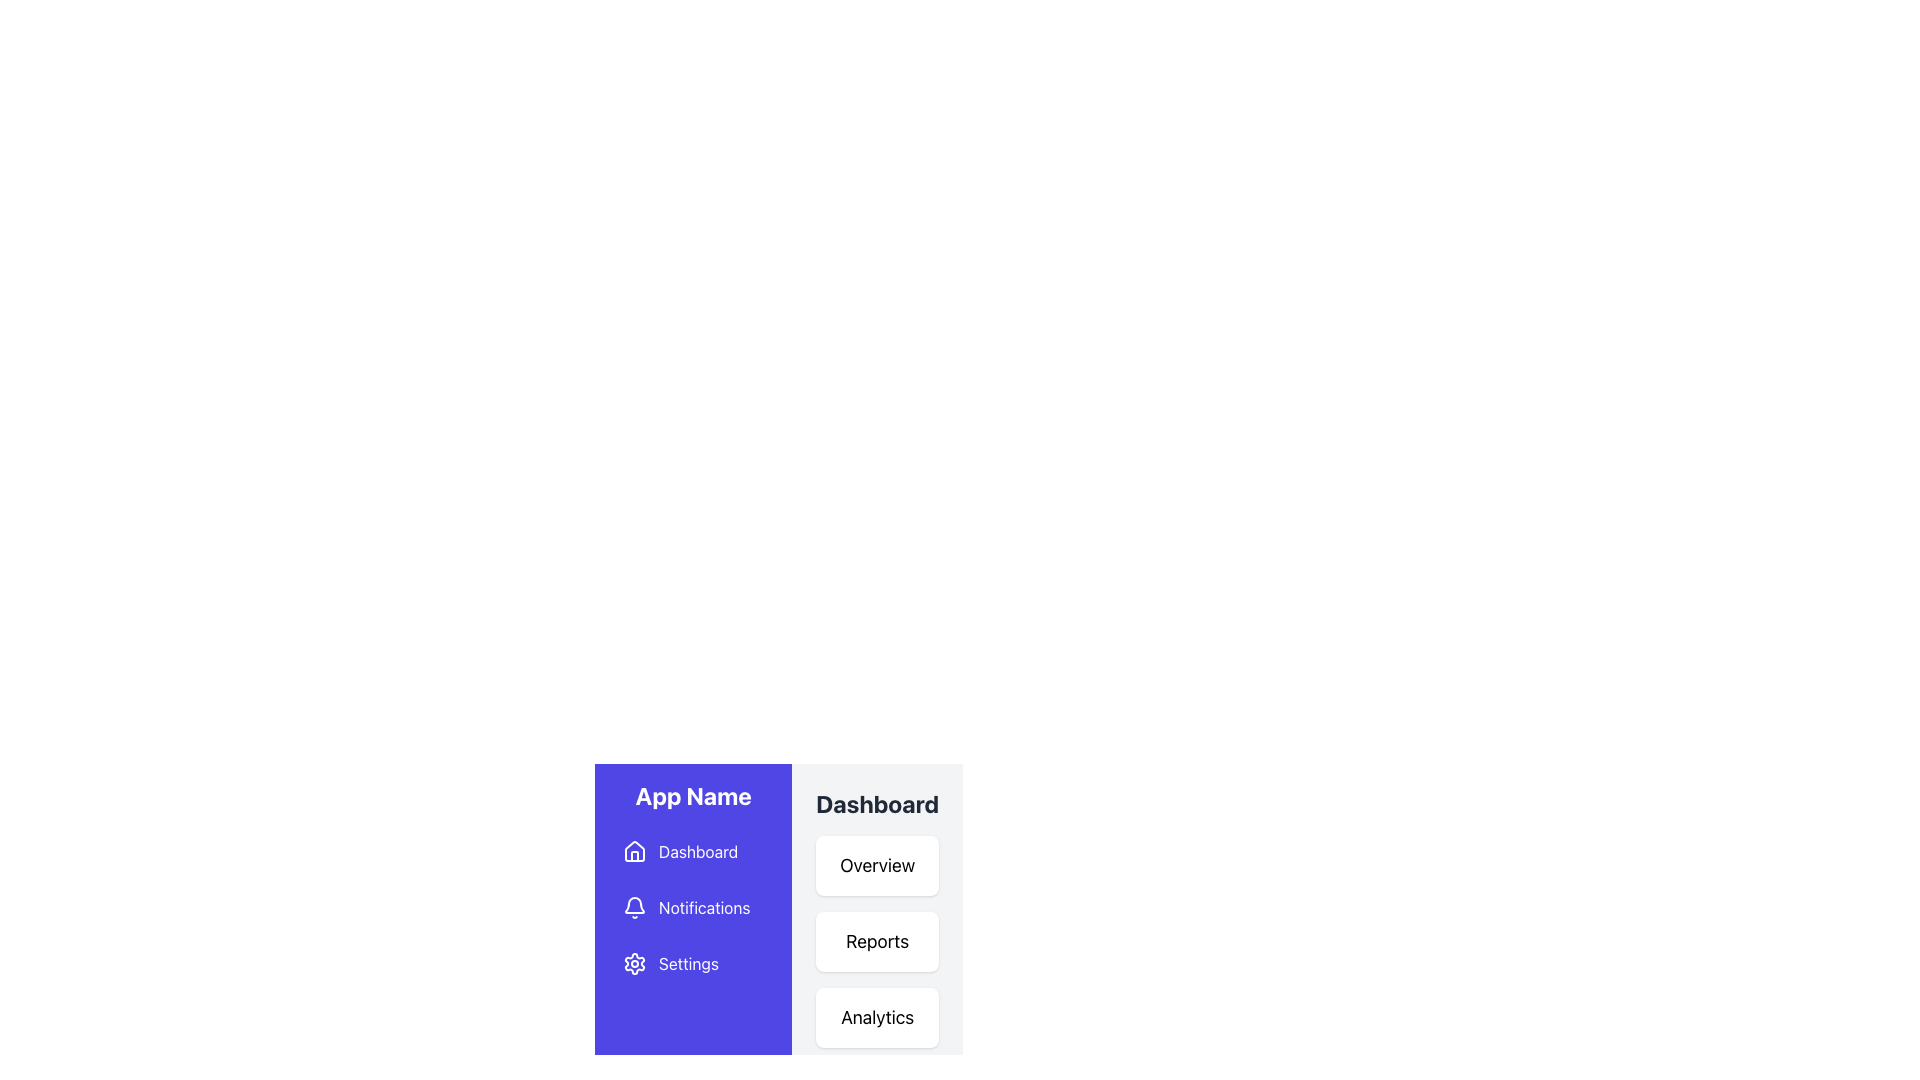 The image size is (1920, 1080). What do you see at coordinates (877, 1018) in the screenshot?
I see `the 'Analytics' button, which is the third button in the 'Dashboard' section` at bounding box center [877, 1018].